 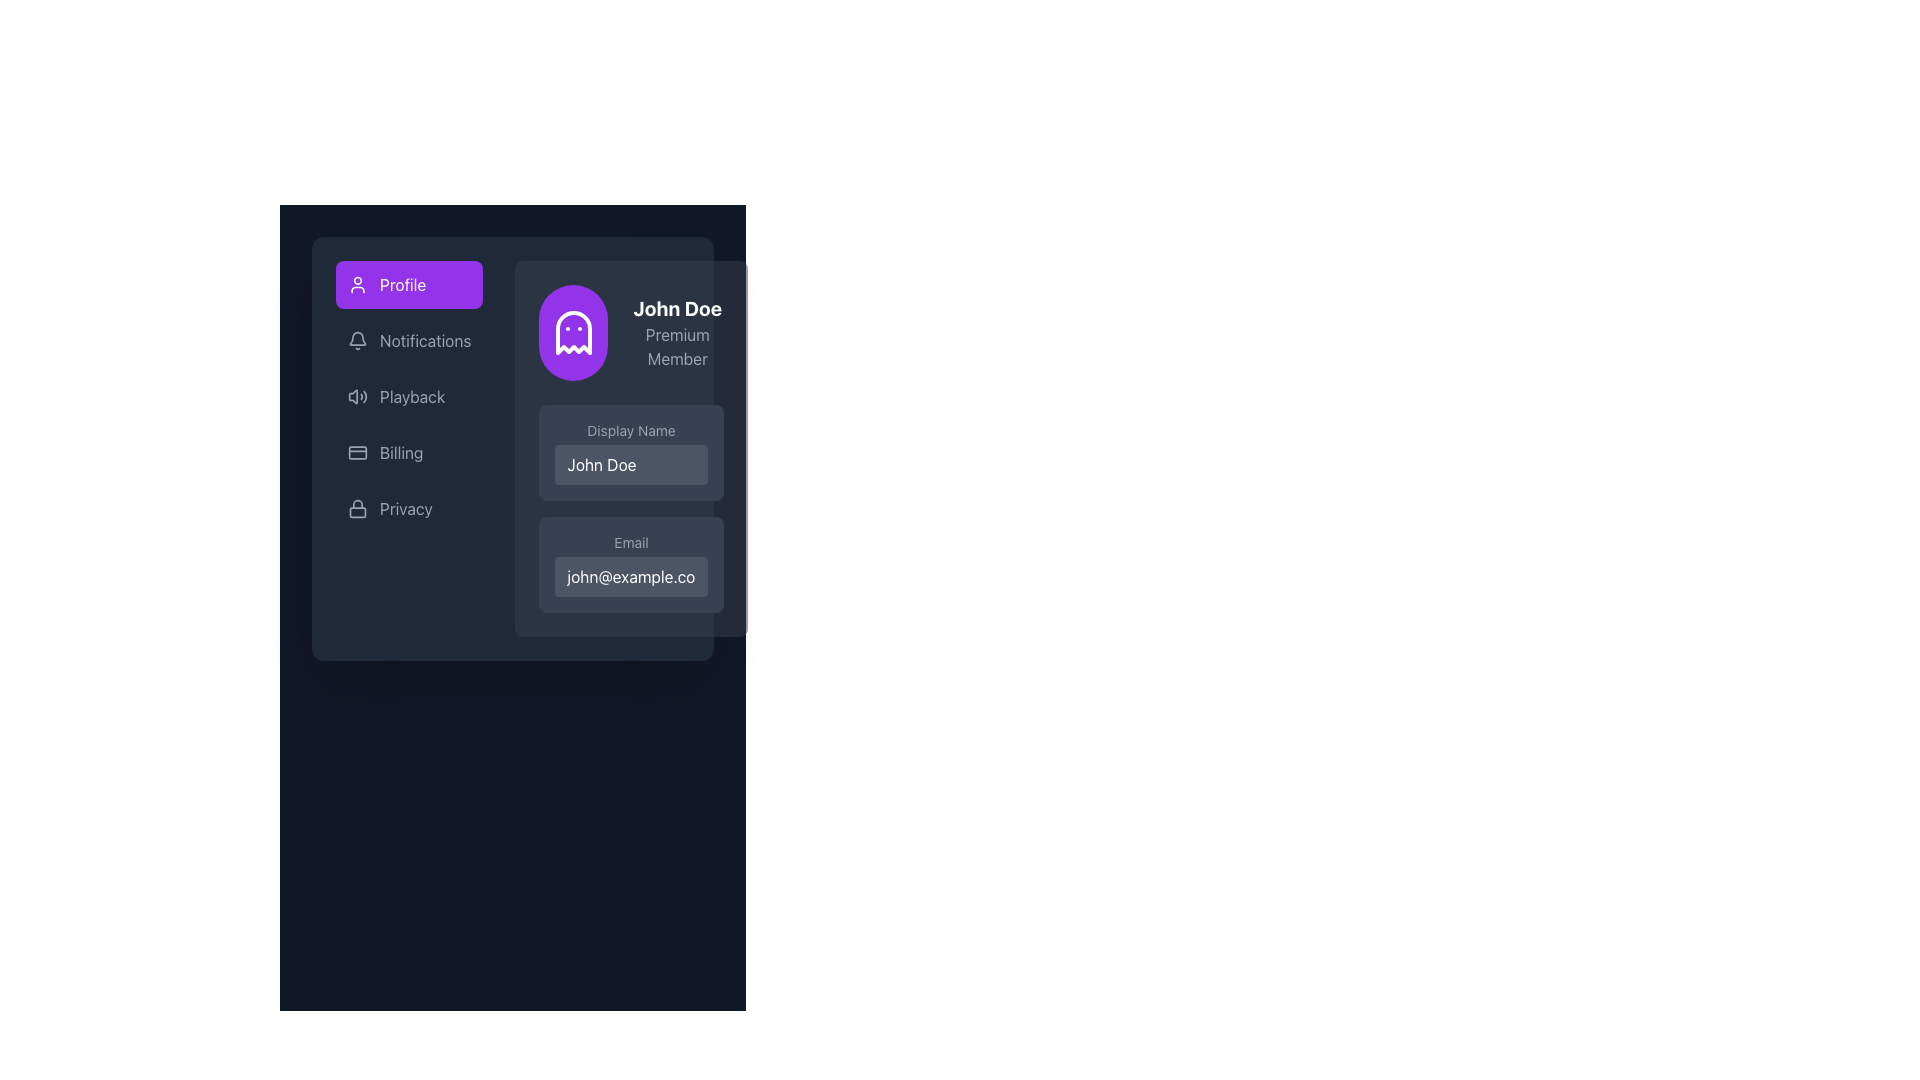 I want to click on the label element that displays 'Premium Member' located below the bold text 'John Doe' in the profile section, so click(x=677, y=346).